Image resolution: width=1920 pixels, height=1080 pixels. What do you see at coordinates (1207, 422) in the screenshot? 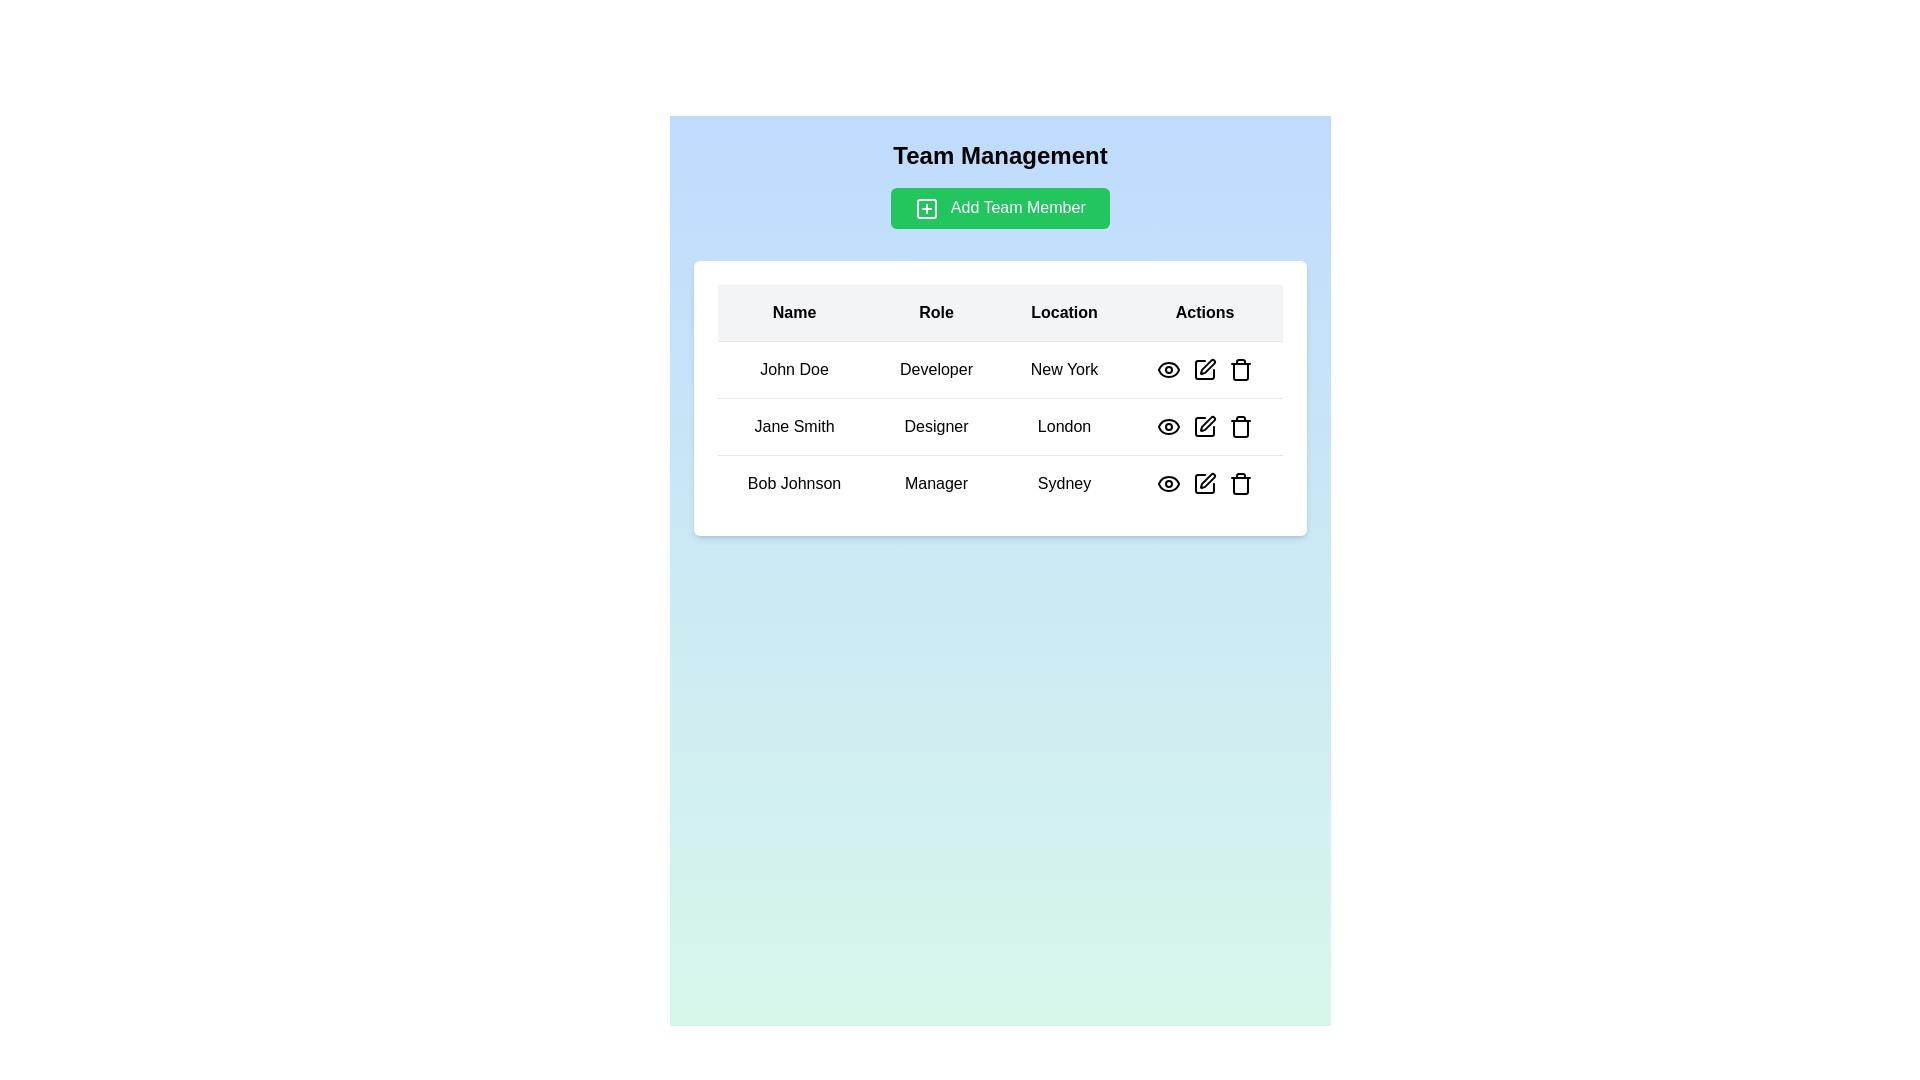
I see `the edit button located in the 'Actions' column of the second row of the table corresponding to 'Jane Smith's' entry` at bounding box center [1207, 422].